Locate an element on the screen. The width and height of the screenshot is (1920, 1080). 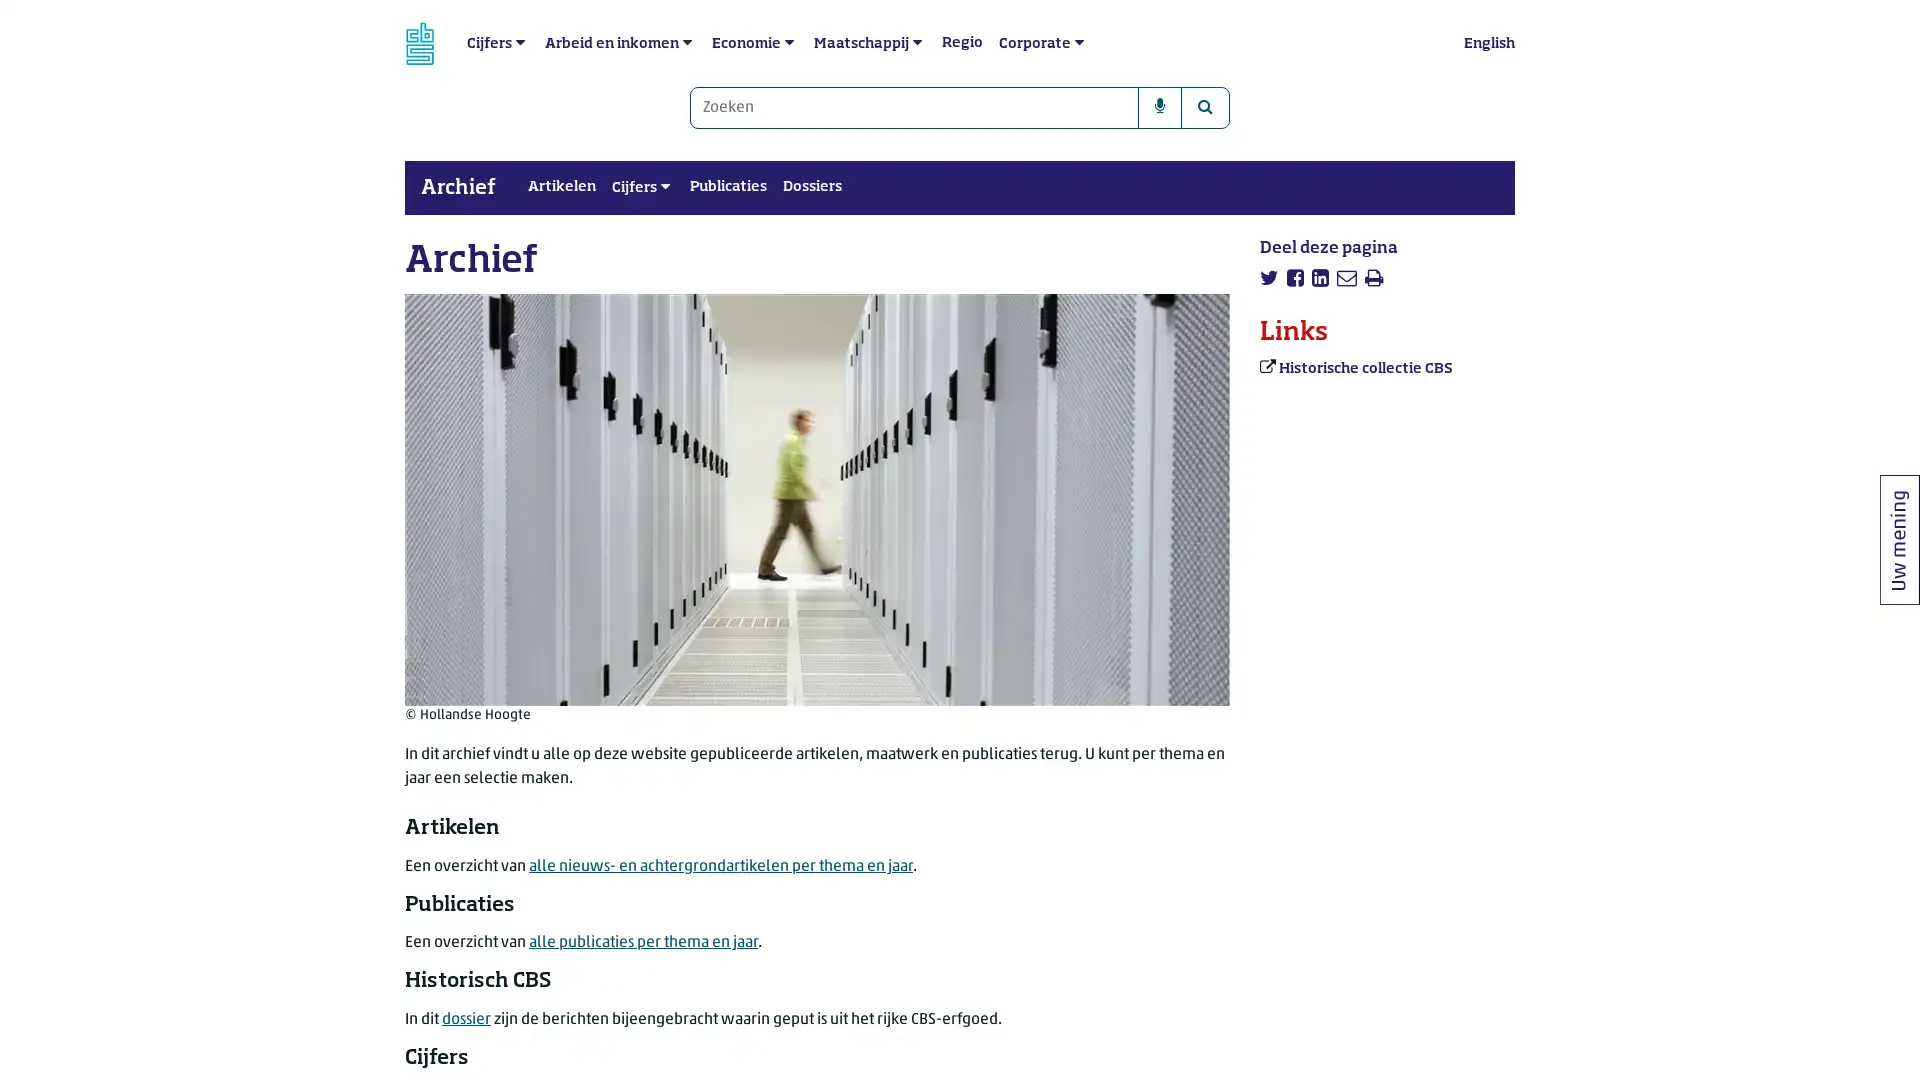
submenu Economie is located at coordinates (788, 42).